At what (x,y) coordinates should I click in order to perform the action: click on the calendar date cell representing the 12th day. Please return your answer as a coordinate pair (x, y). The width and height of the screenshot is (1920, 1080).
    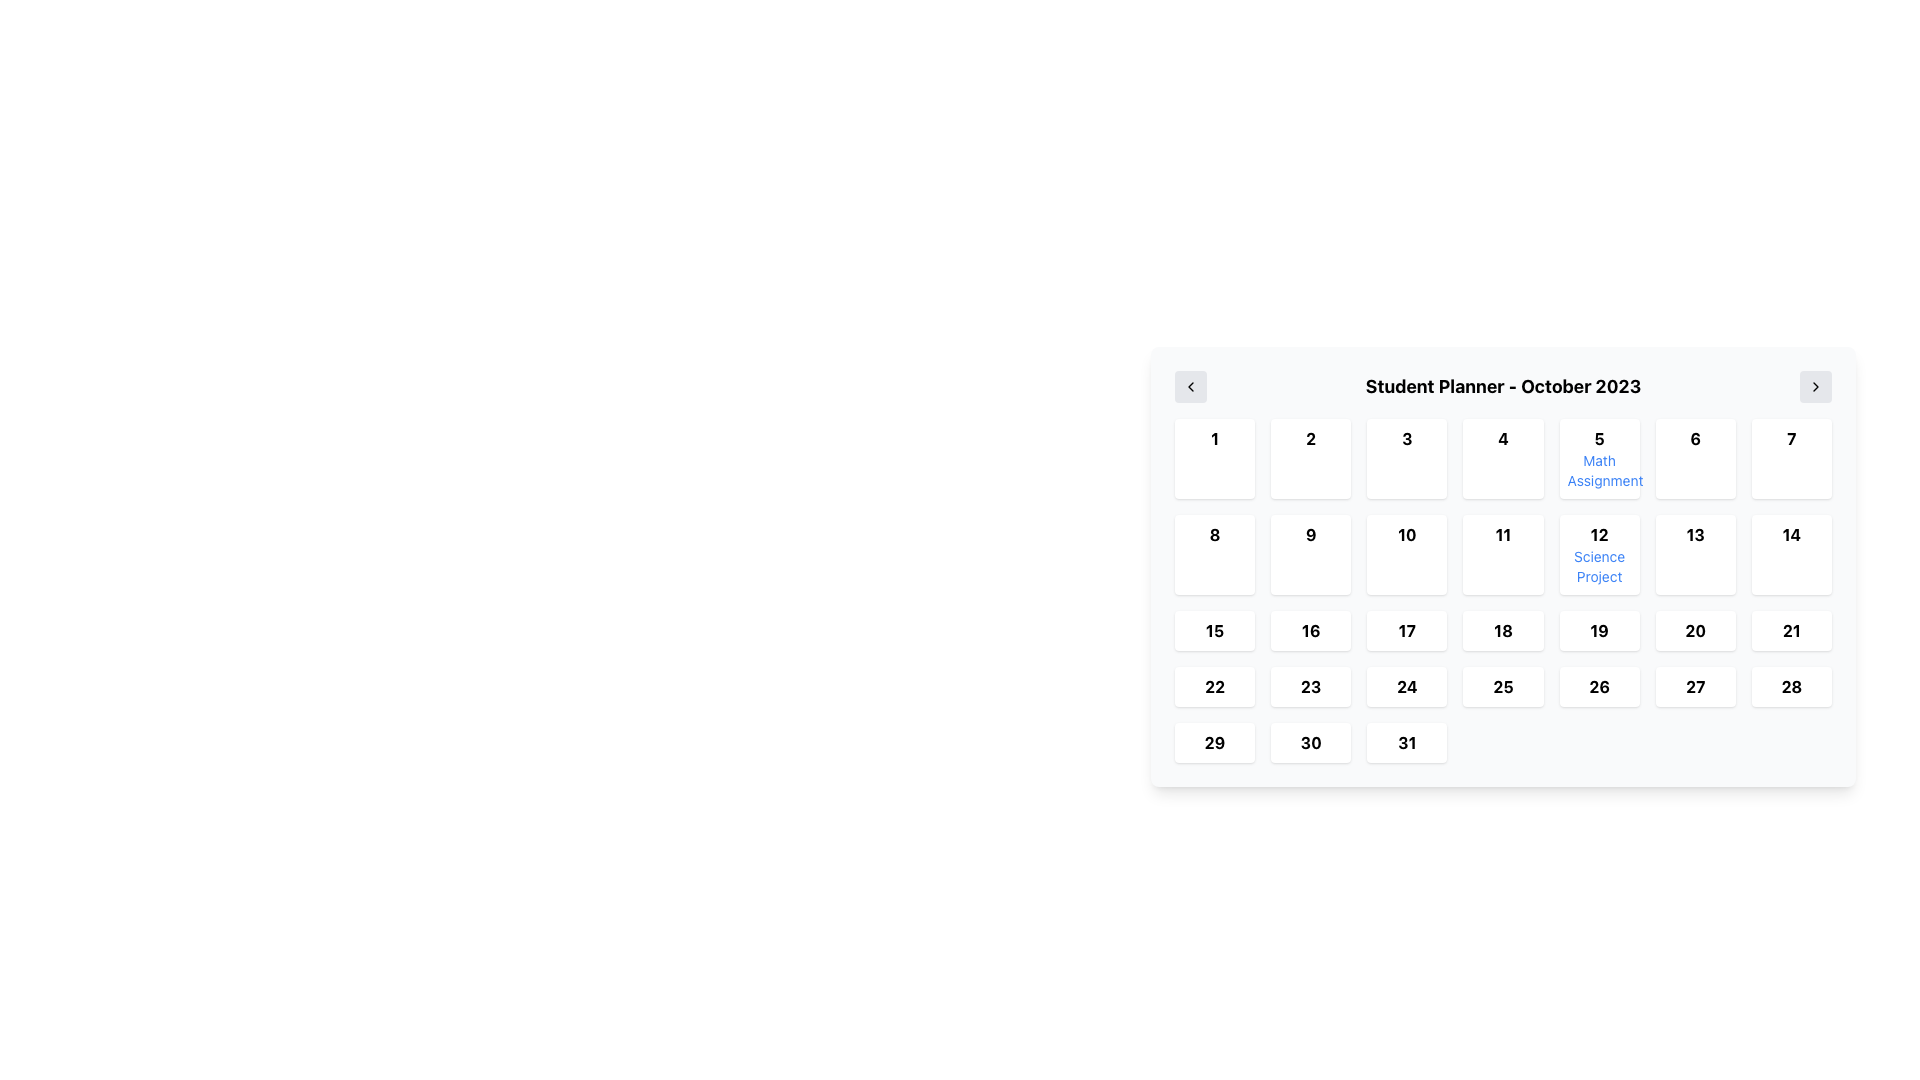
    Looking at the image, I should click on (1598, 555).